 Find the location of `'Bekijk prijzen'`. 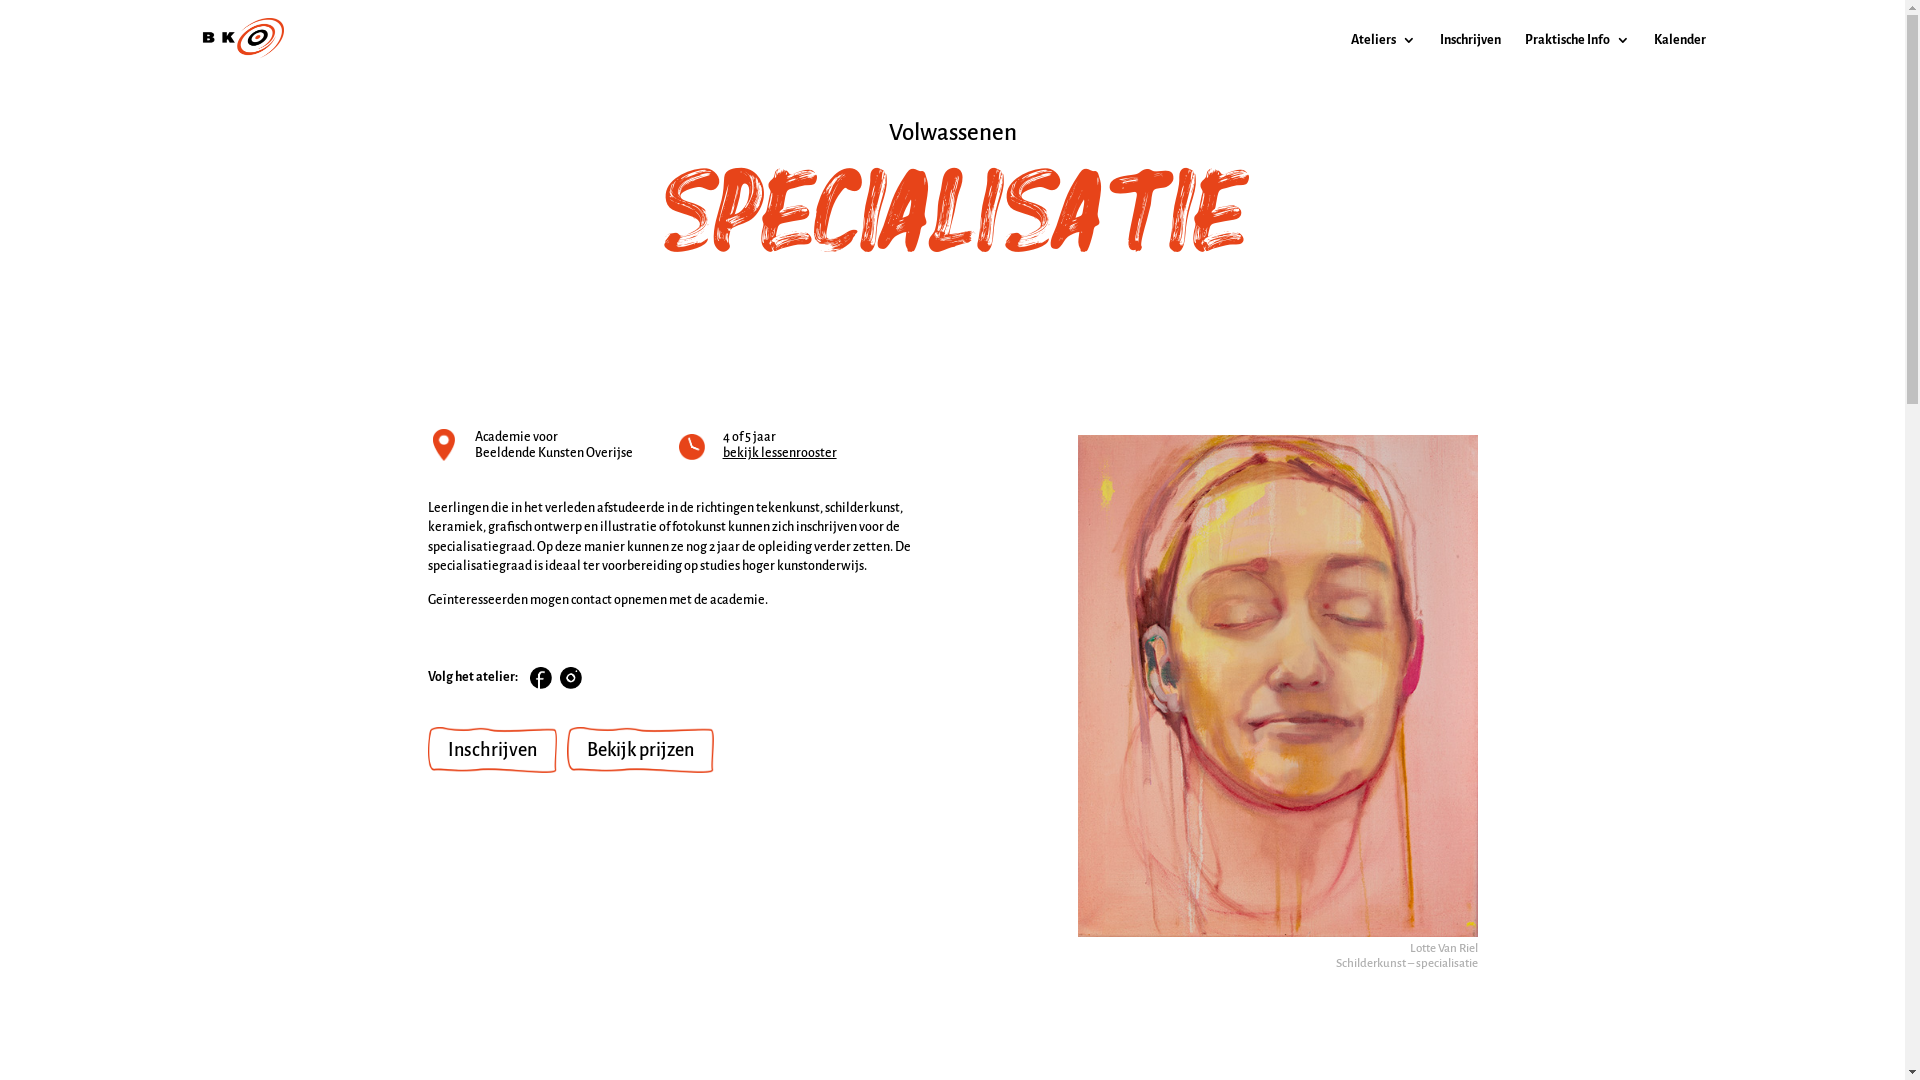

'Bekijk prijzen' is located at coordinates (638, 749).